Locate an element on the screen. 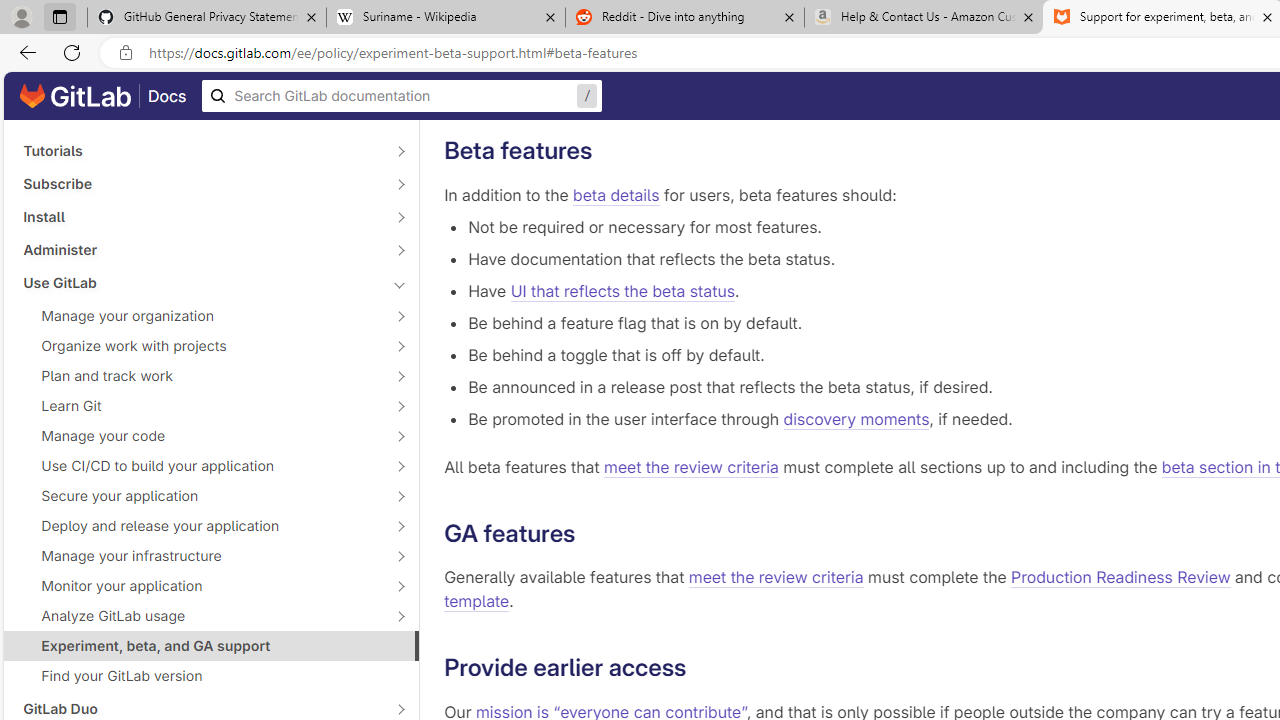  'UI that reflects the beta status' is located at coordinates (621, 290).